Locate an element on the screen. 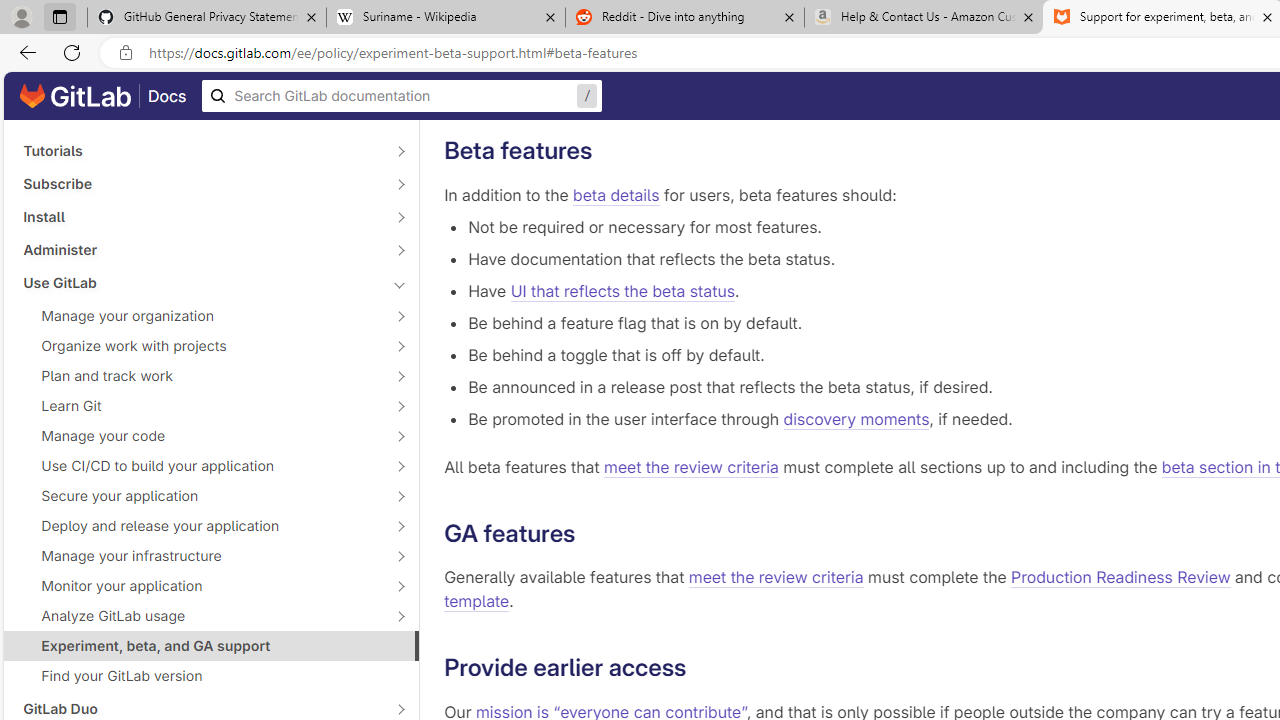  'UI that reflects the beta status' is located at coordinates (621, 290).